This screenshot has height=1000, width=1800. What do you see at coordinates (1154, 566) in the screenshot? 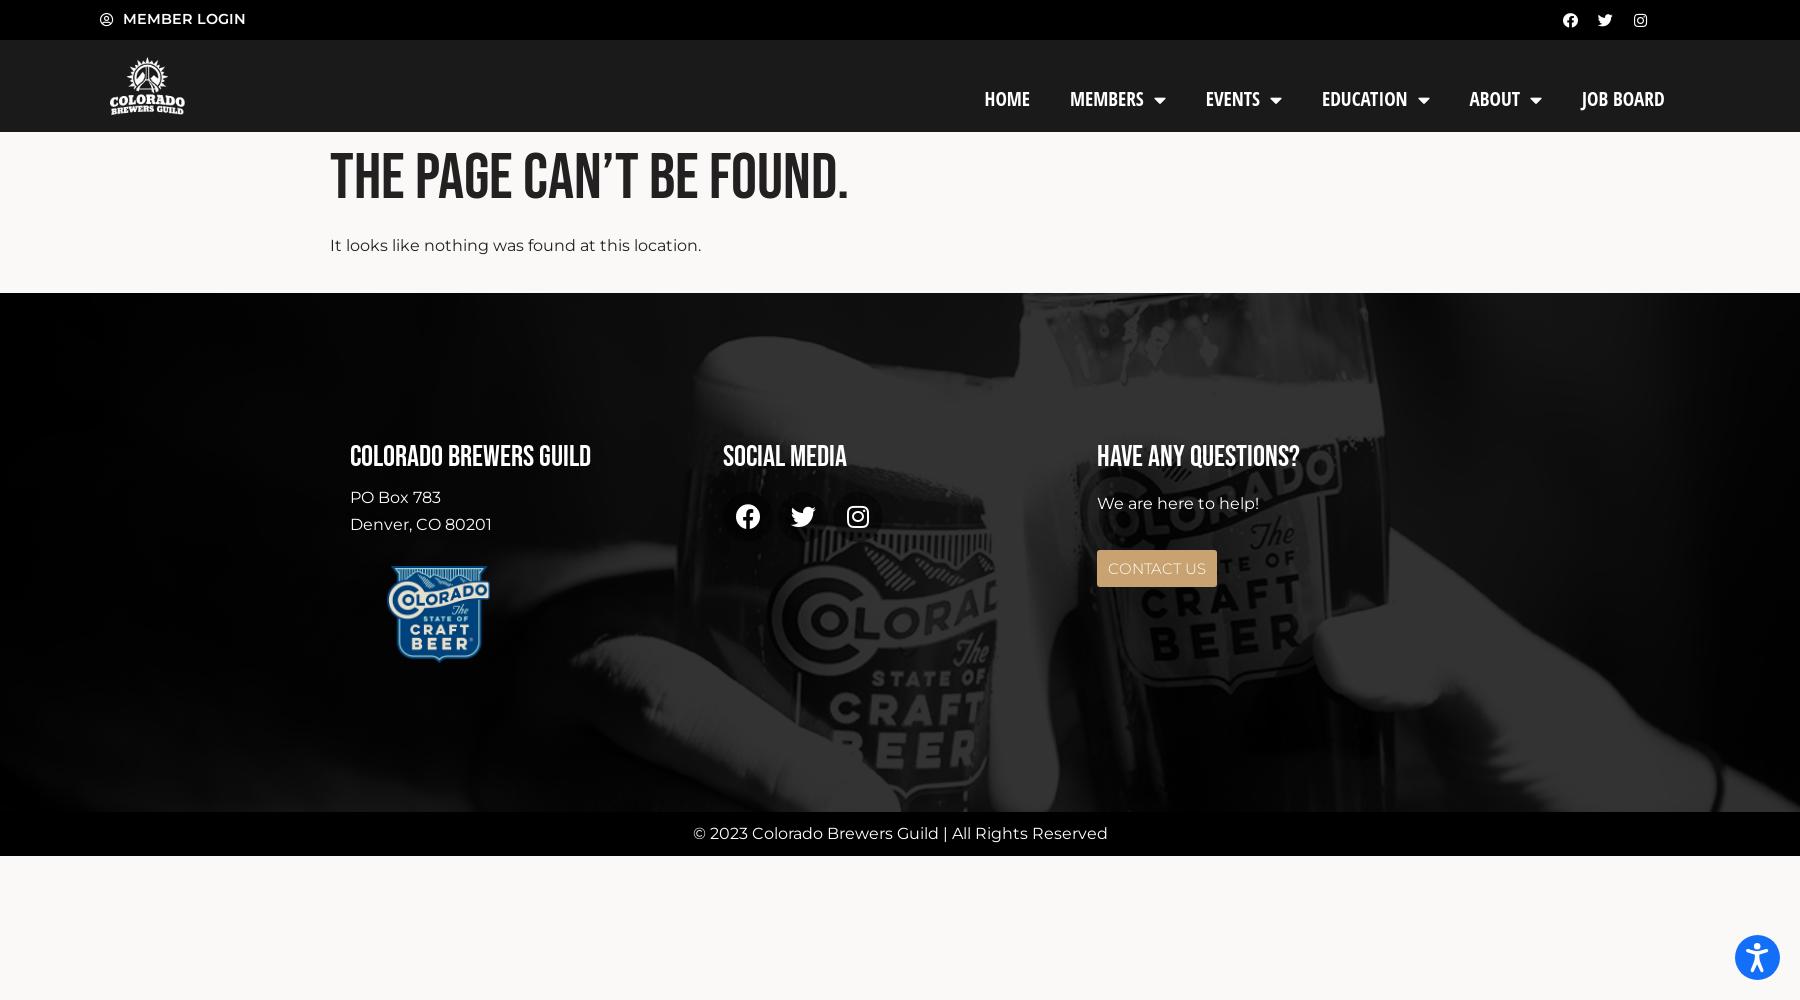
I see `'Contact Us'` at bounding box center [1154, 566].